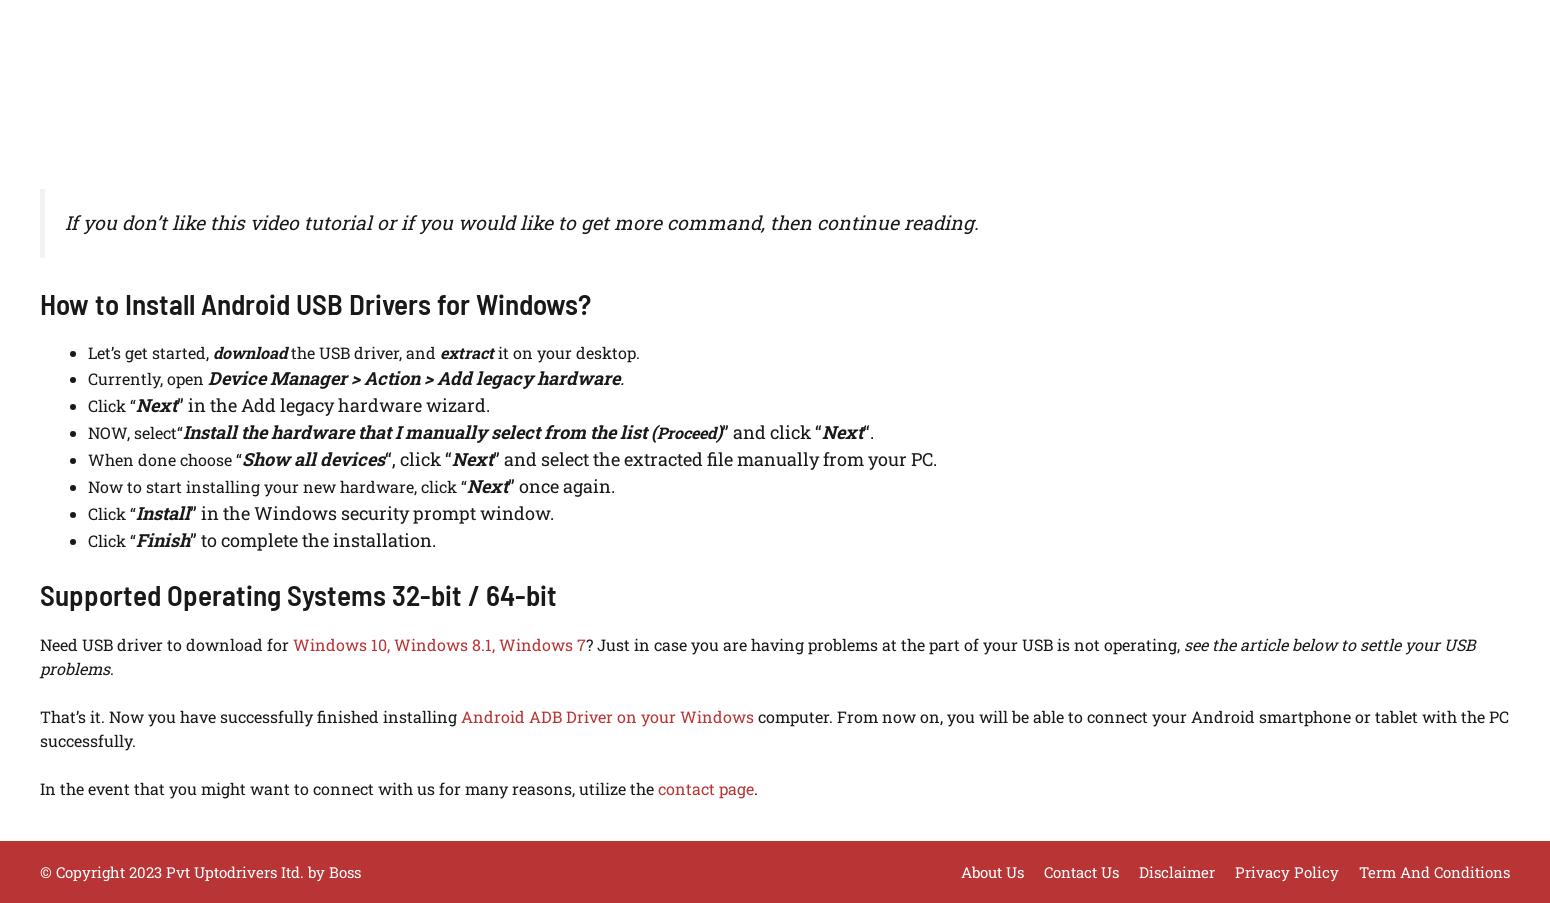 The width and height of the screenshot is (1550, 903). What do you see at coordinates (165, 644) in the screenshot?
I see `'Need USB driver to download for'` at bounding box center [165, 644].